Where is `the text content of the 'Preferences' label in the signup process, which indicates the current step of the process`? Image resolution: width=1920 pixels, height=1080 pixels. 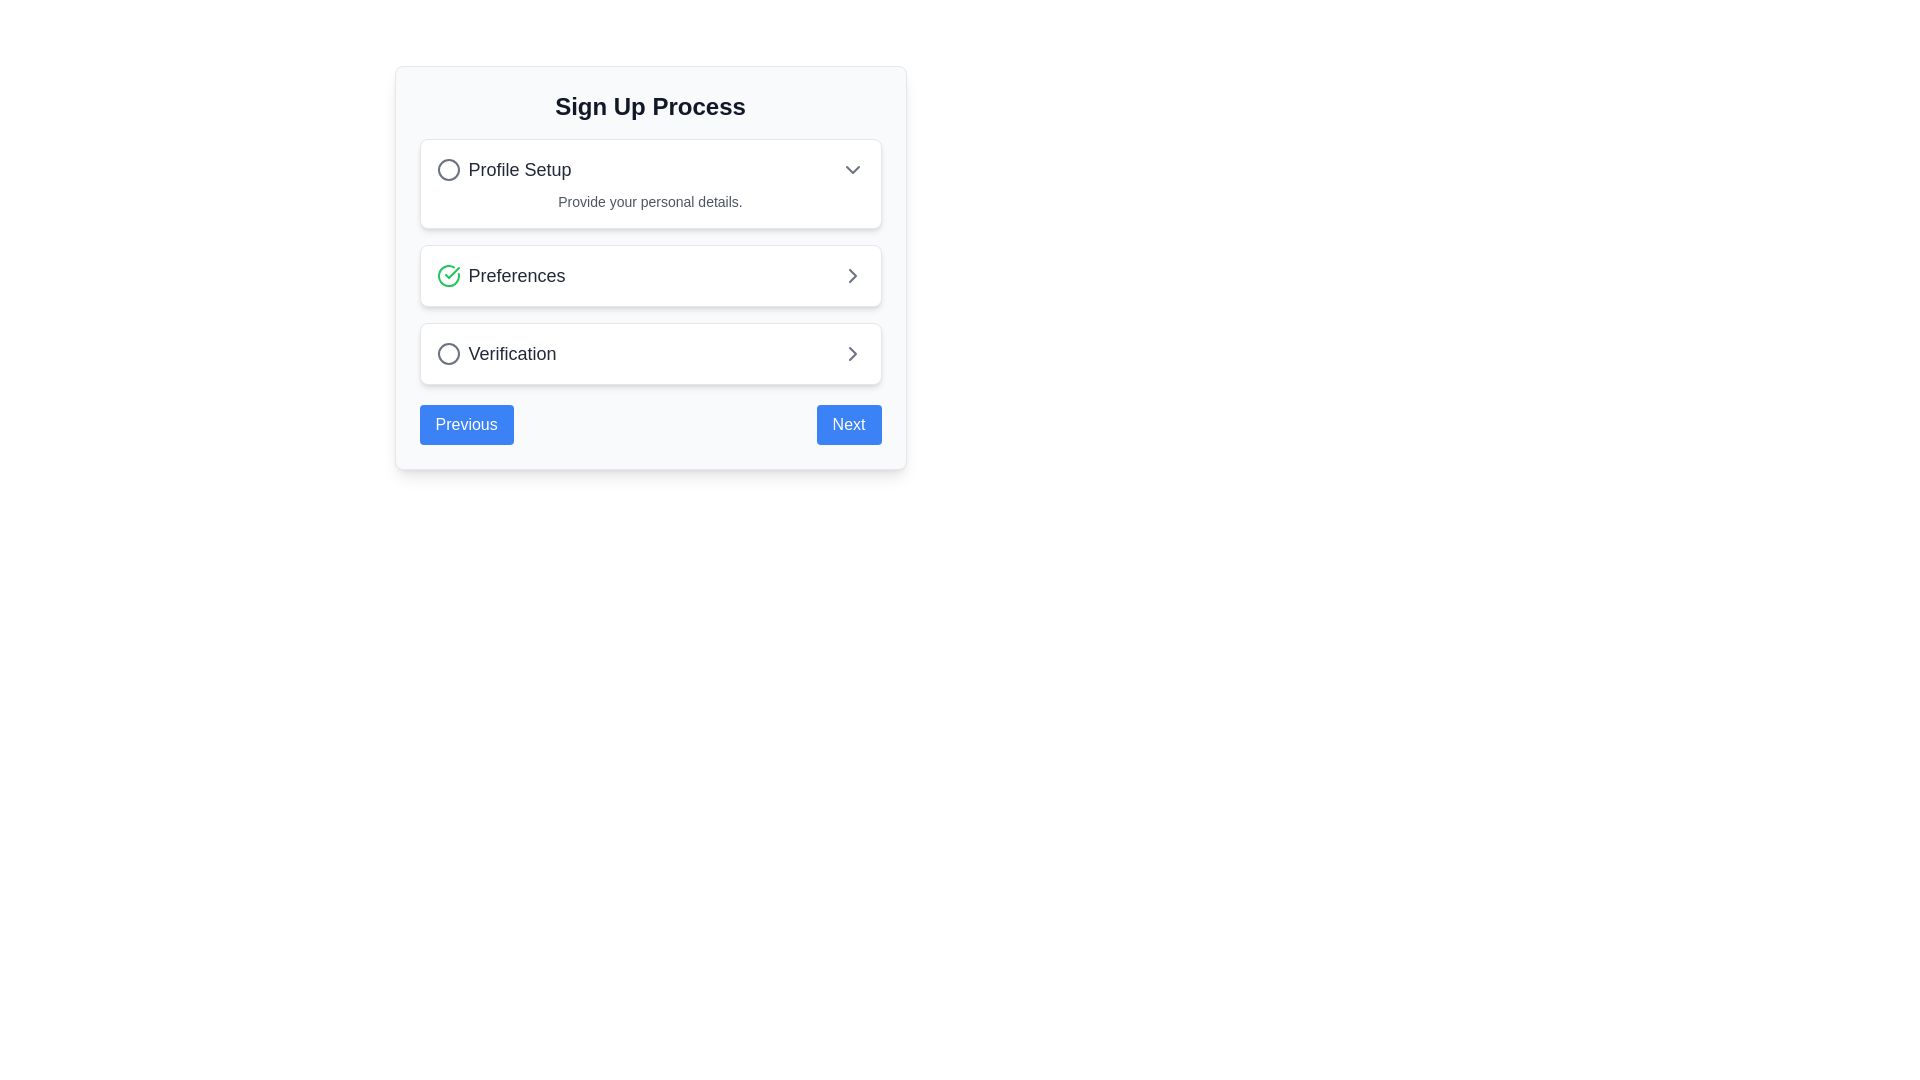
the text content of the 'Preferences' label in the signup process, which indicates the current step of the process is located at coordinates (517, 276).